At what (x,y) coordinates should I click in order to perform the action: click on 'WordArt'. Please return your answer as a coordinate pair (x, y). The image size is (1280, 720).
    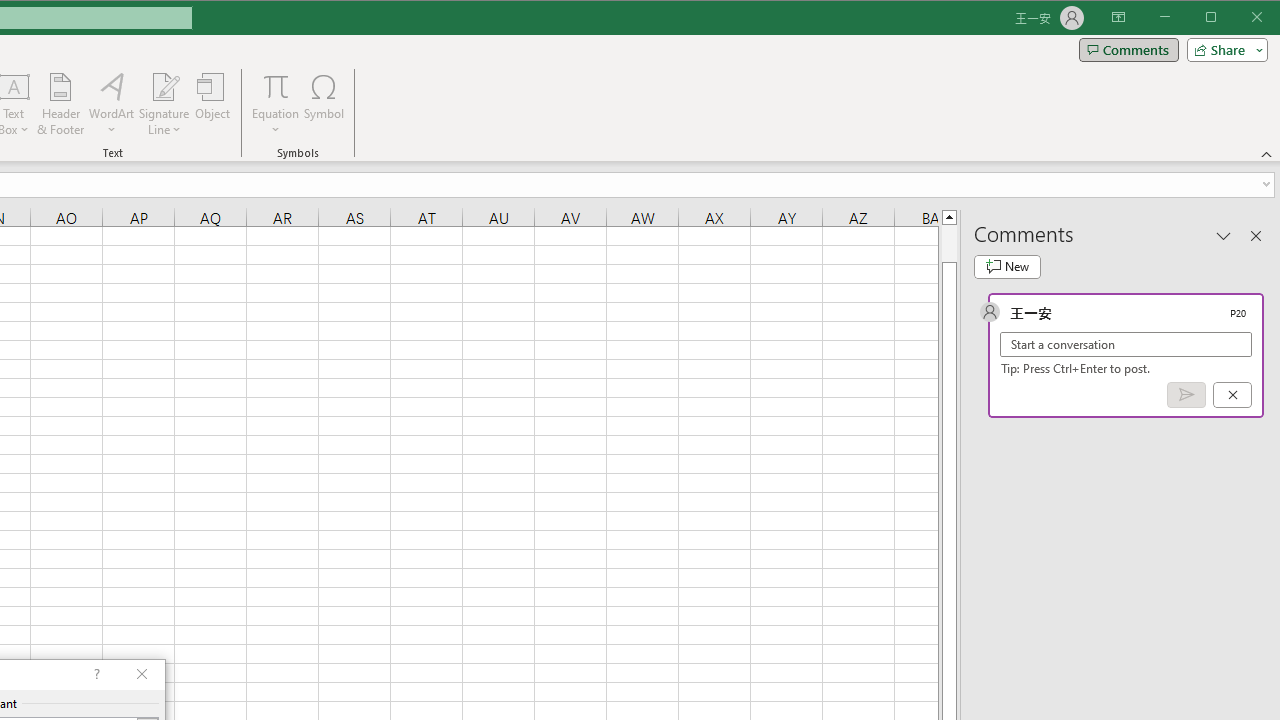
    Looking at the image, I should click on (111, 104).